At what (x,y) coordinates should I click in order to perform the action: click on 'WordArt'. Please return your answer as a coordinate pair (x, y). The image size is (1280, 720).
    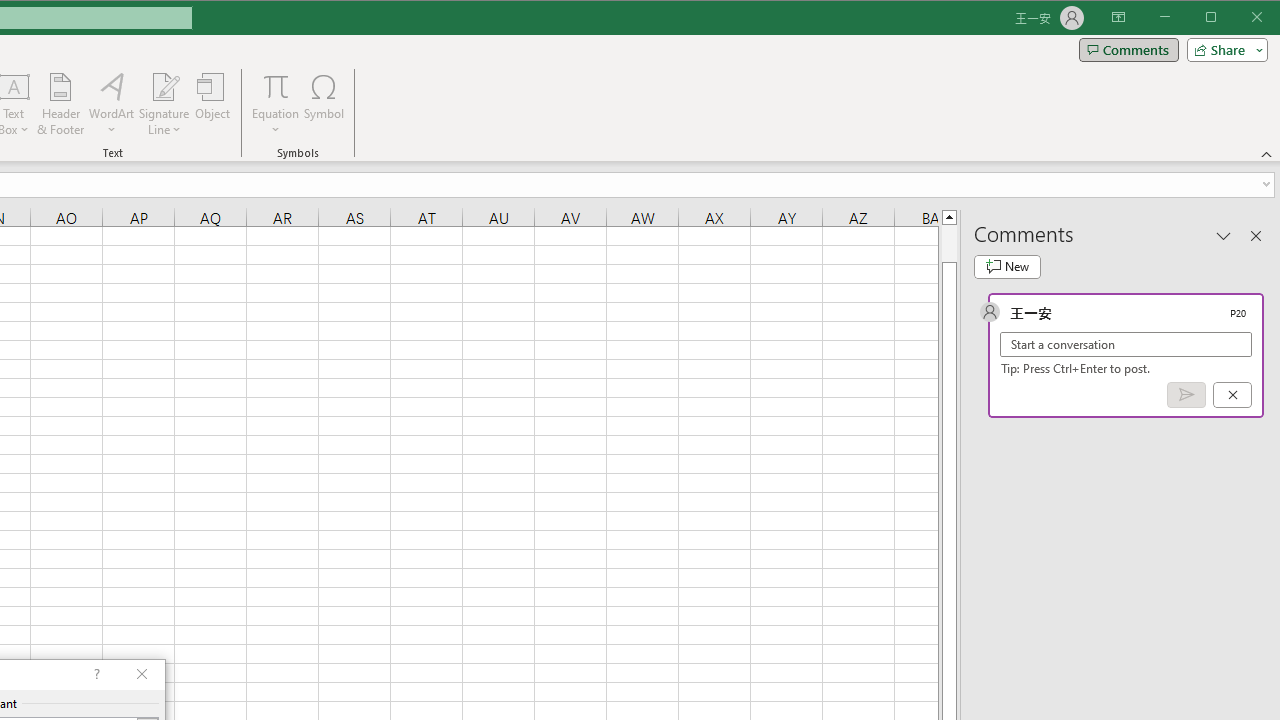
    Looking at the image, I should click on (111, 104).